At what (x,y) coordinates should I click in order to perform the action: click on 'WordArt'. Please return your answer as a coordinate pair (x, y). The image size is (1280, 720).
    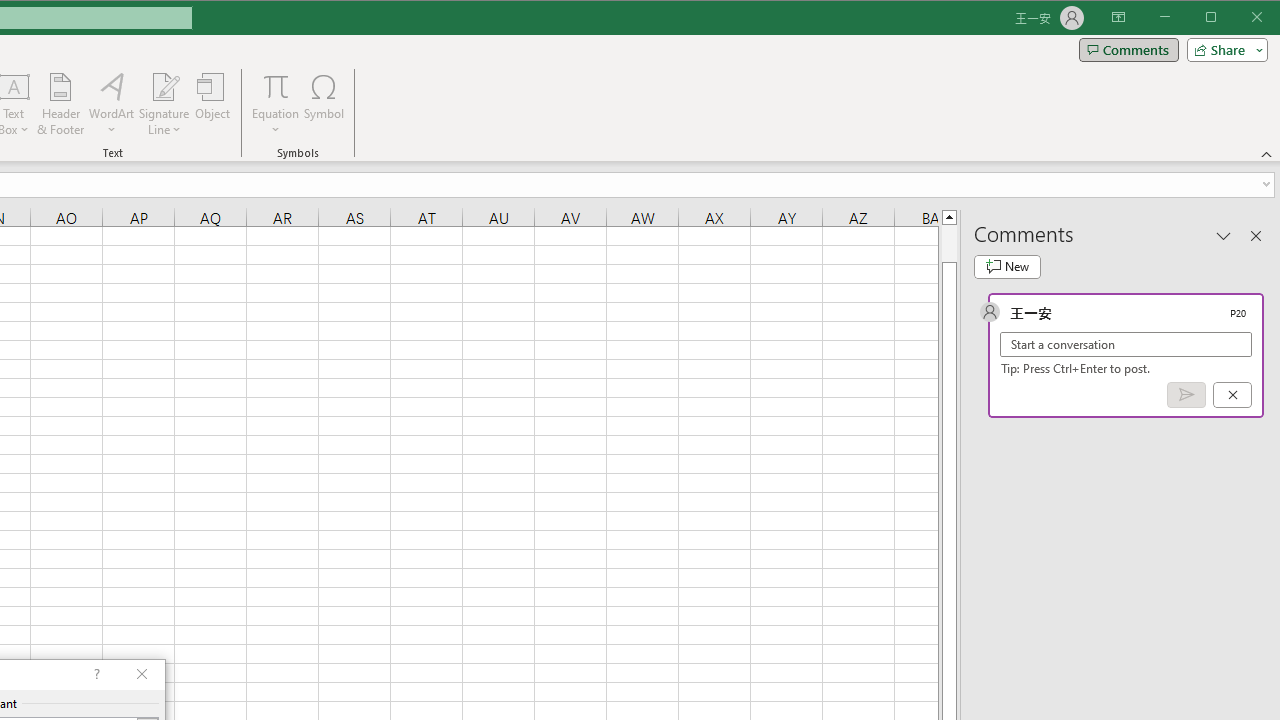
    Looking at the image, I should click on (111, 104).